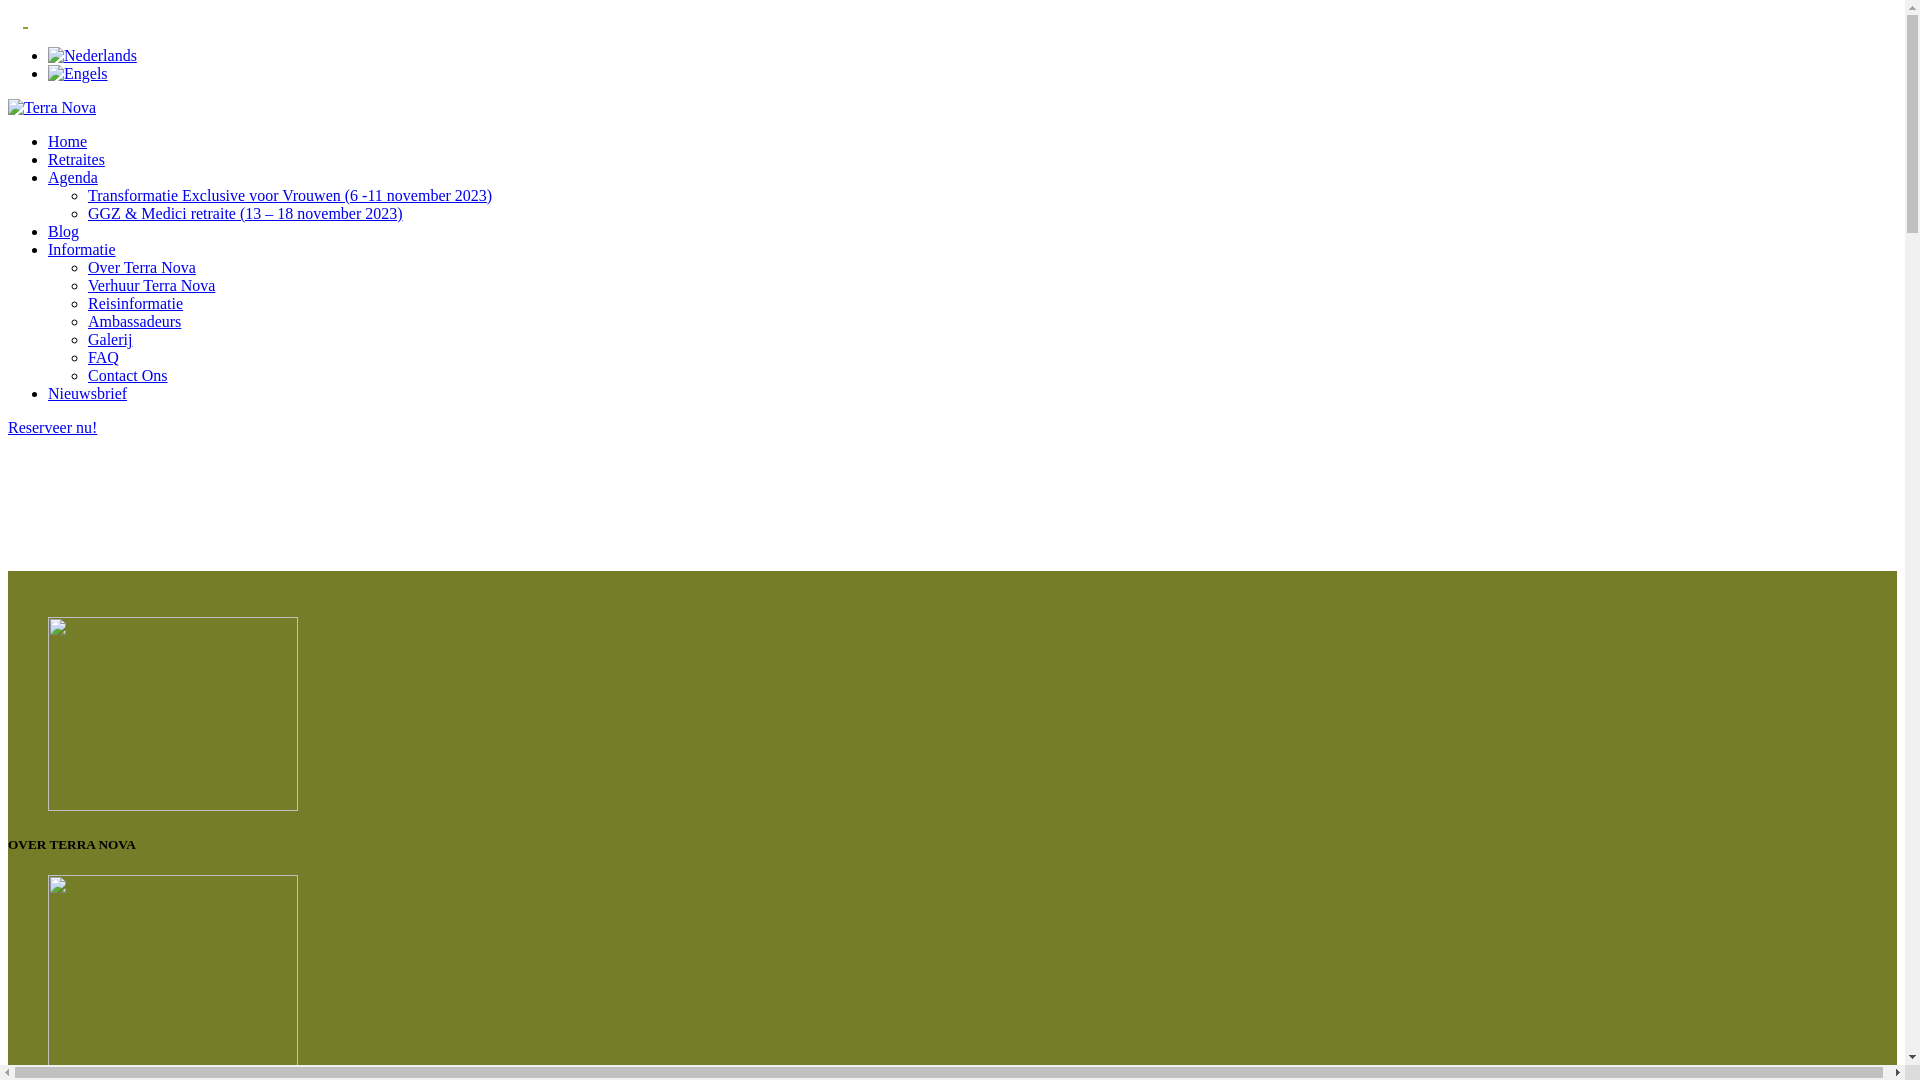 The width and height of the screenshot is (1920, 1080). Describe the element at coordinates (150, 285) in the screenshot. I see `'Verhuur Terra Nova'` at that location.